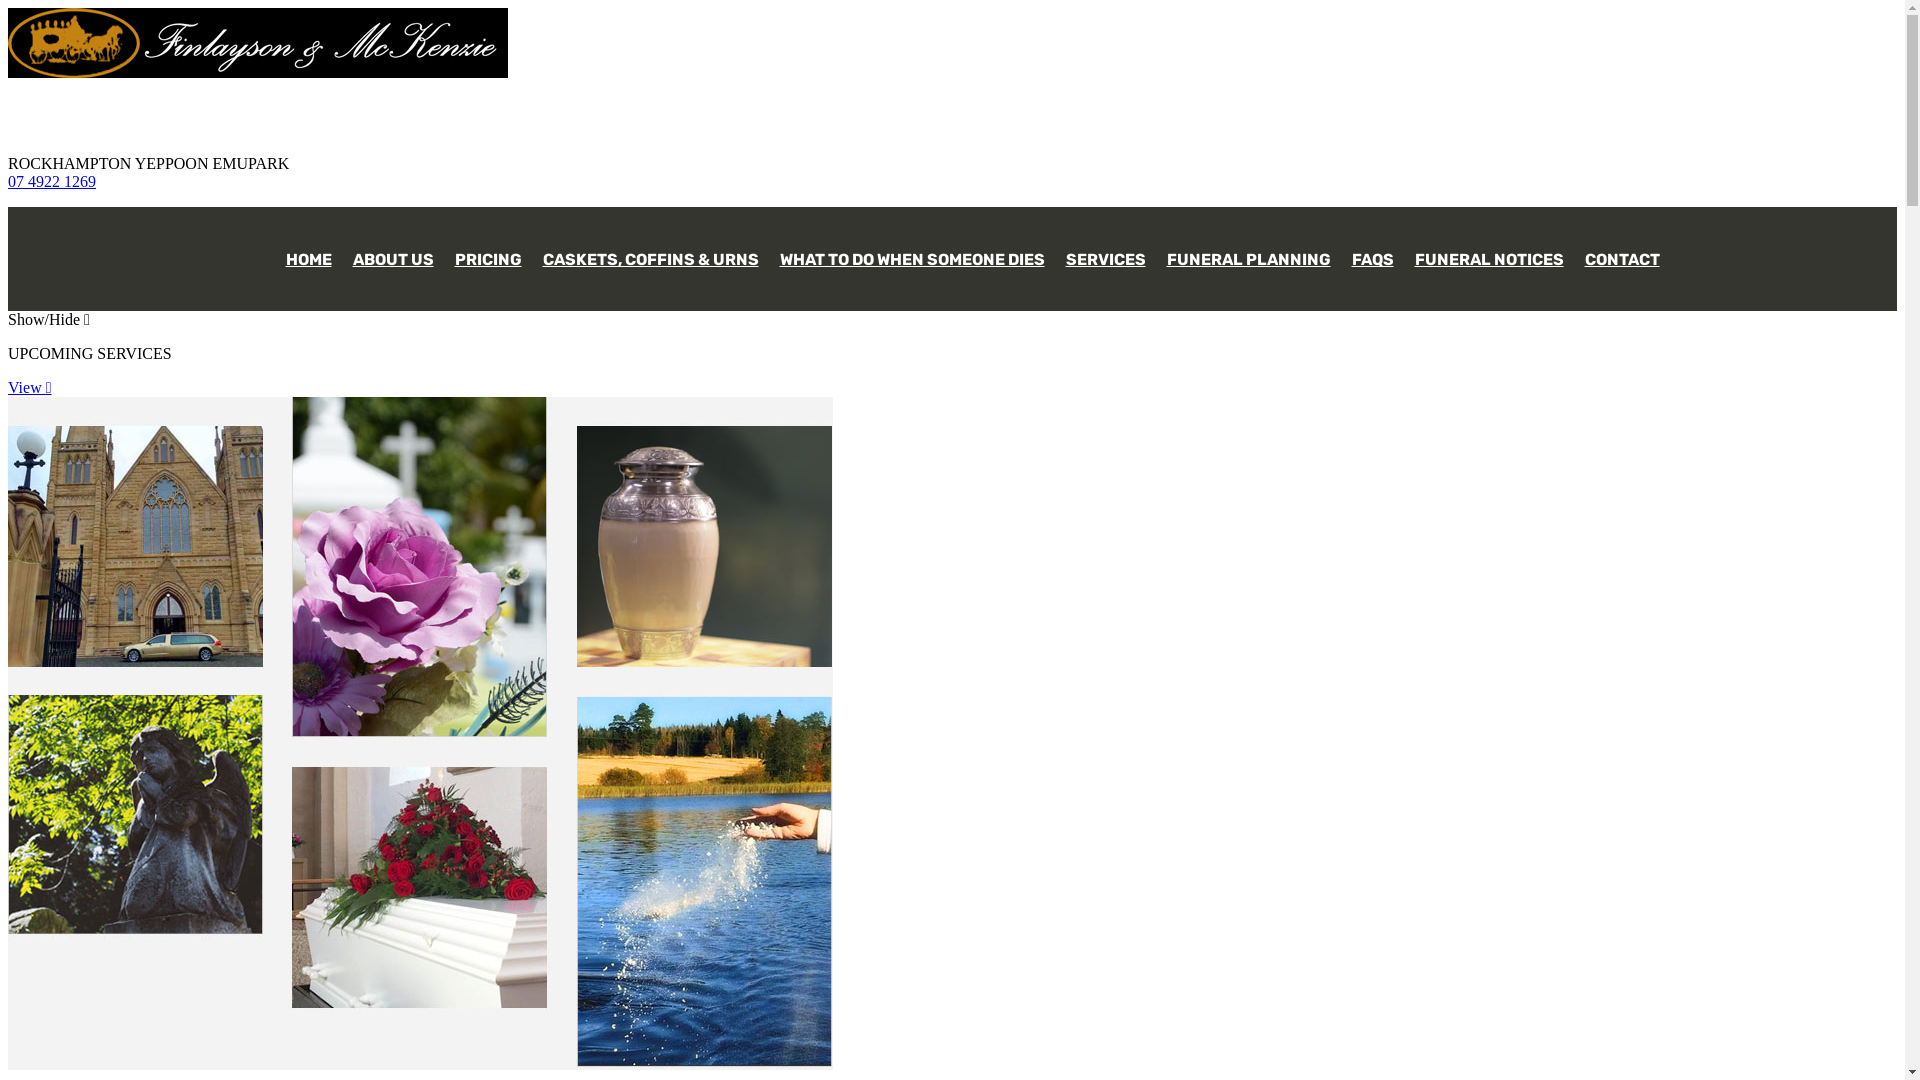 The width and height of the screenshot is (1920, 1080). Describe the element at coordinates (1622, 249) in the screenshot. I see `'CONTACT'` at that location.